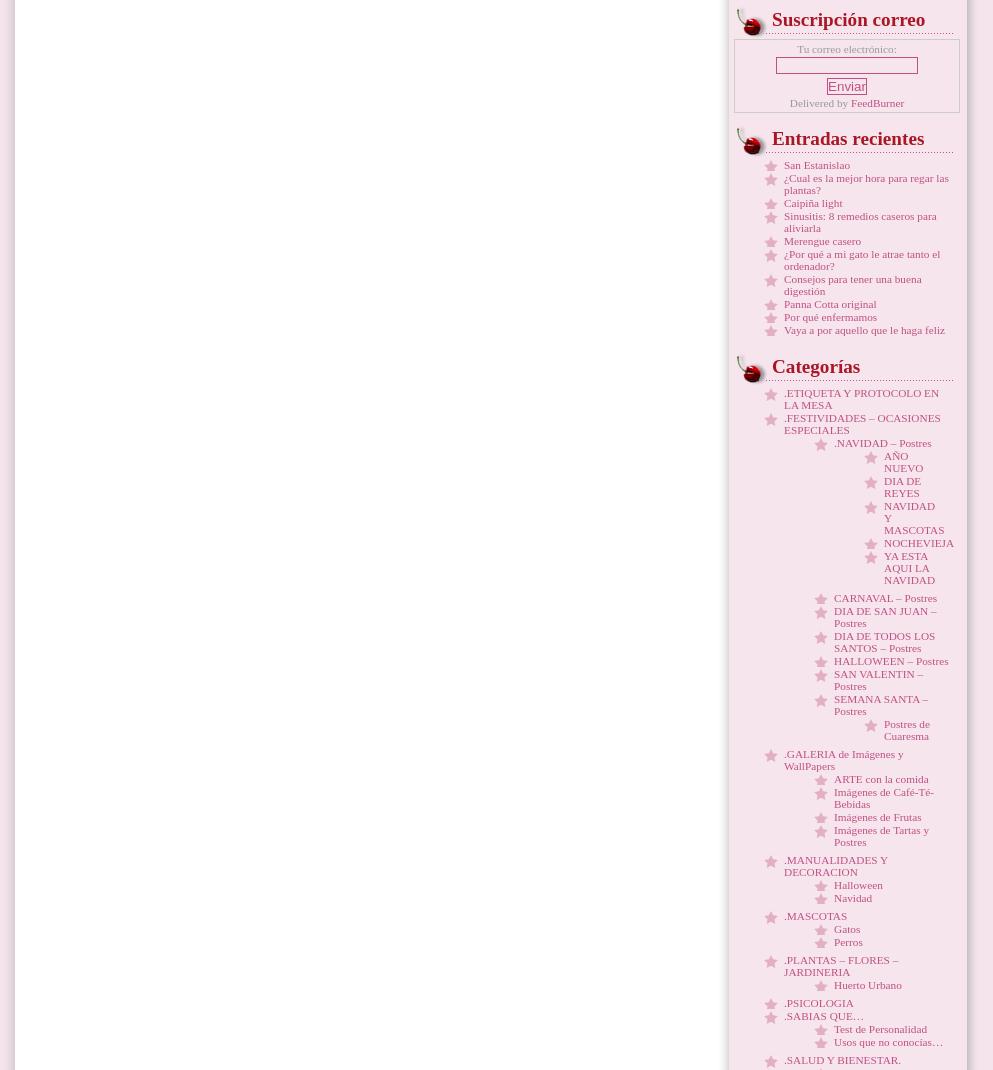  I want to click on 'San Estanislao', so click(817, 164).